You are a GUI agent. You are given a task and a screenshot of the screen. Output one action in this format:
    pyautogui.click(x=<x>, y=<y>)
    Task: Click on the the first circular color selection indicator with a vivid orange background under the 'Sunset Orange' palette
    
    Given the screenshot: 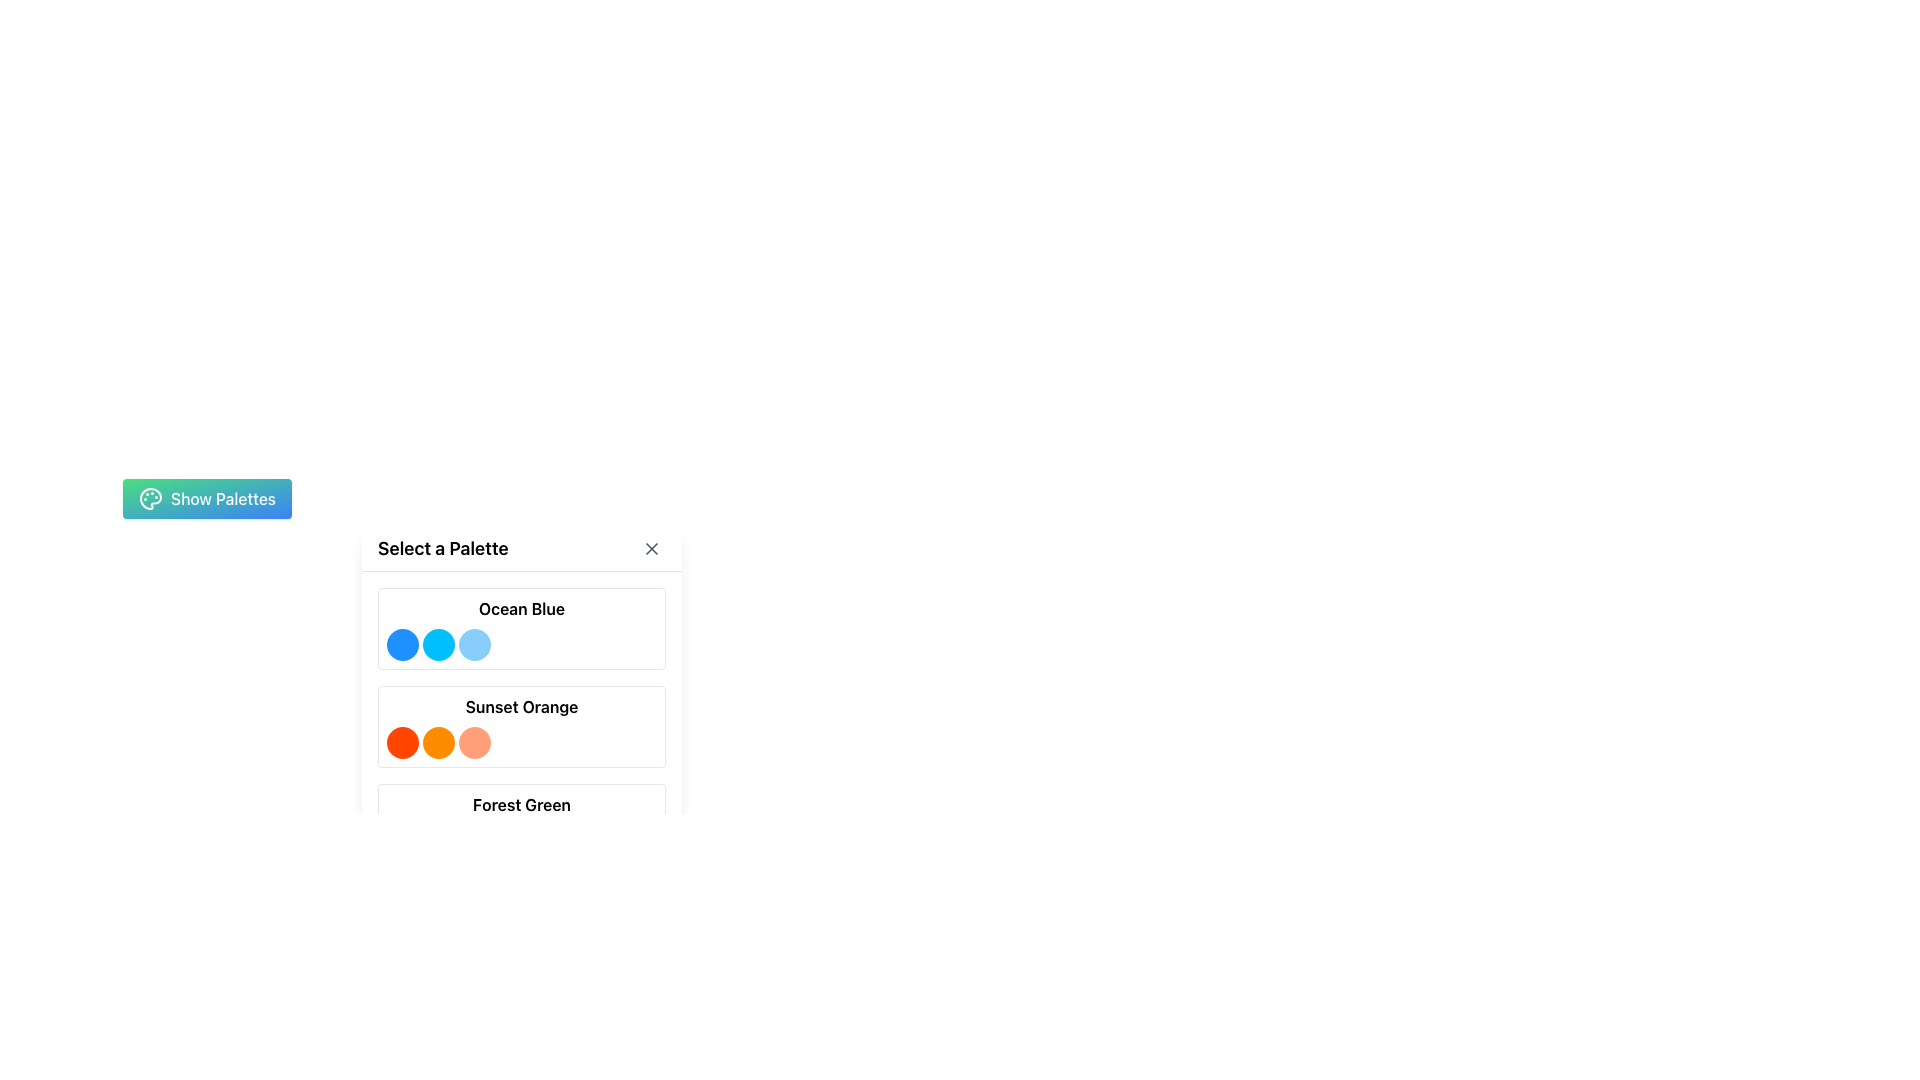 What is the action you would take?
    pyautogui.click(x=402, y=743)
    